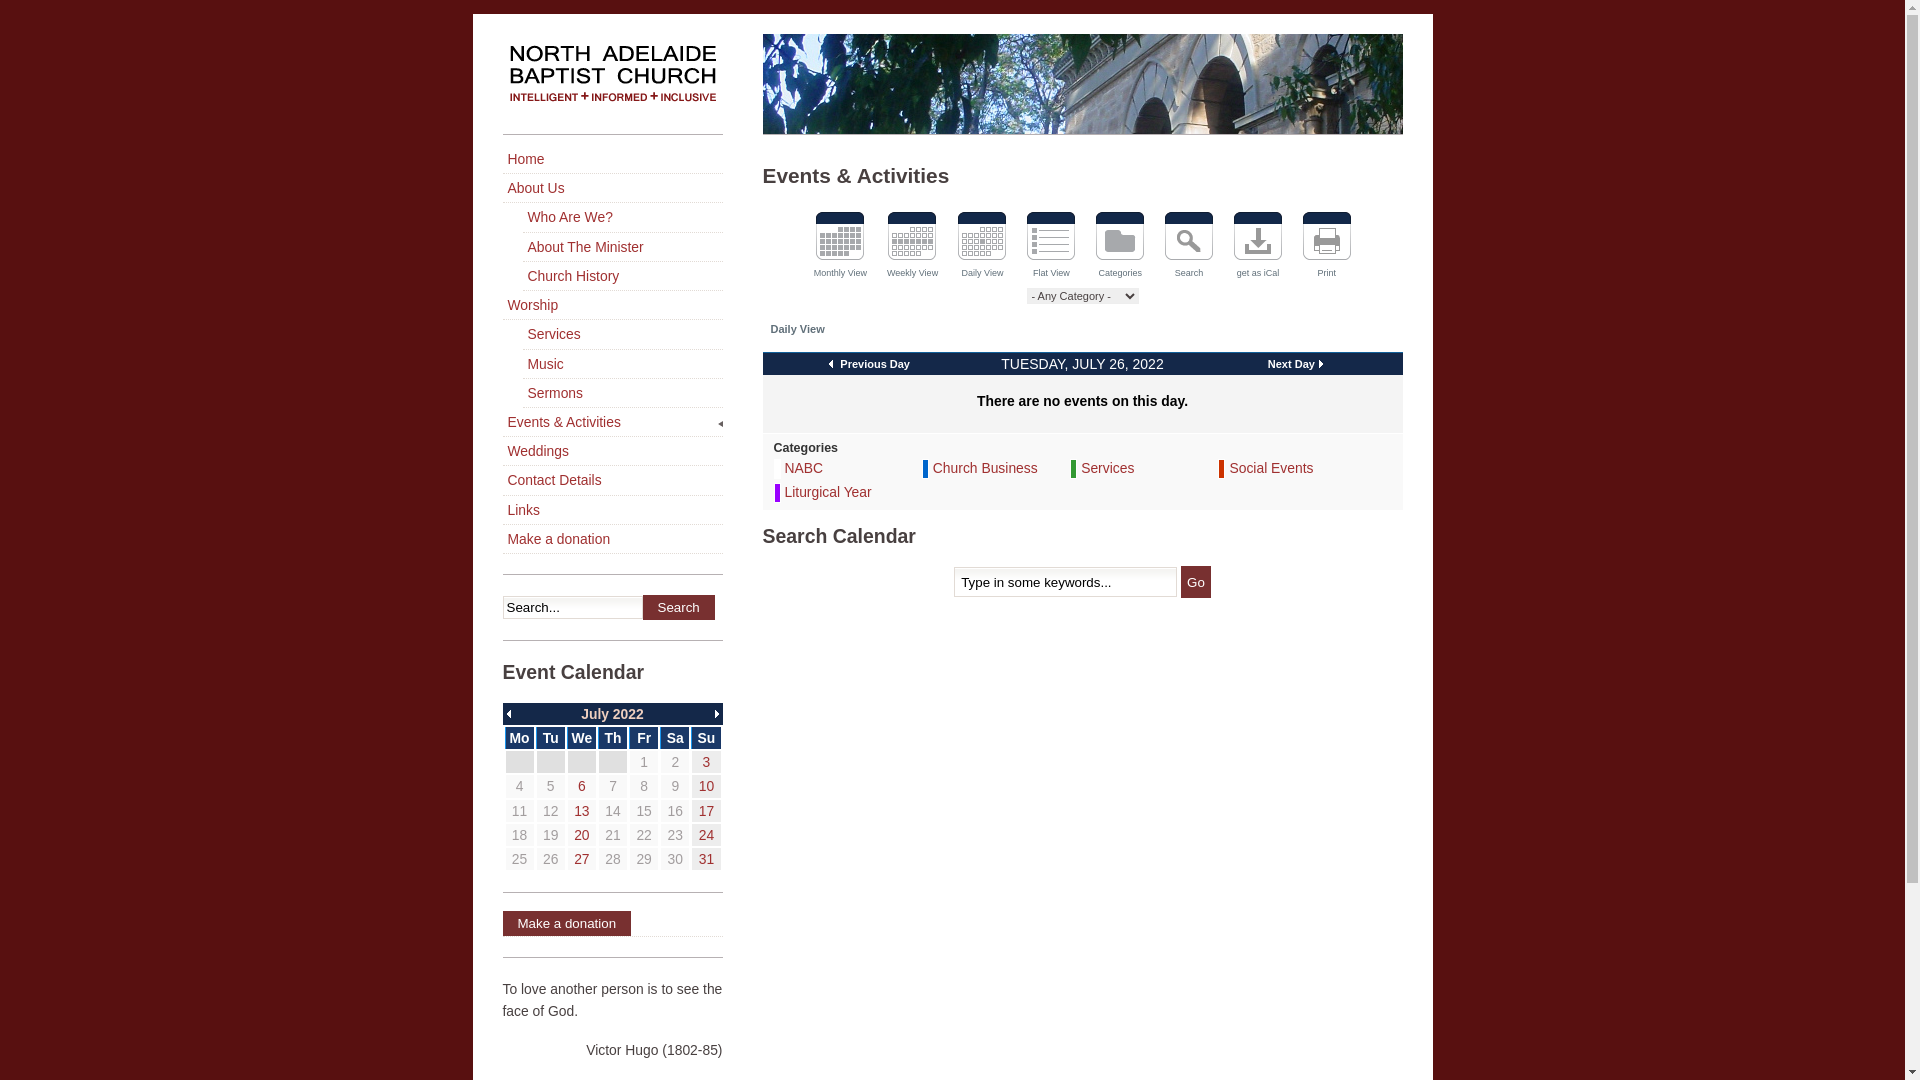 Image resolution: width=1920 pixels, height=1080 pixels. I want to click on '31', so click(699, 858).